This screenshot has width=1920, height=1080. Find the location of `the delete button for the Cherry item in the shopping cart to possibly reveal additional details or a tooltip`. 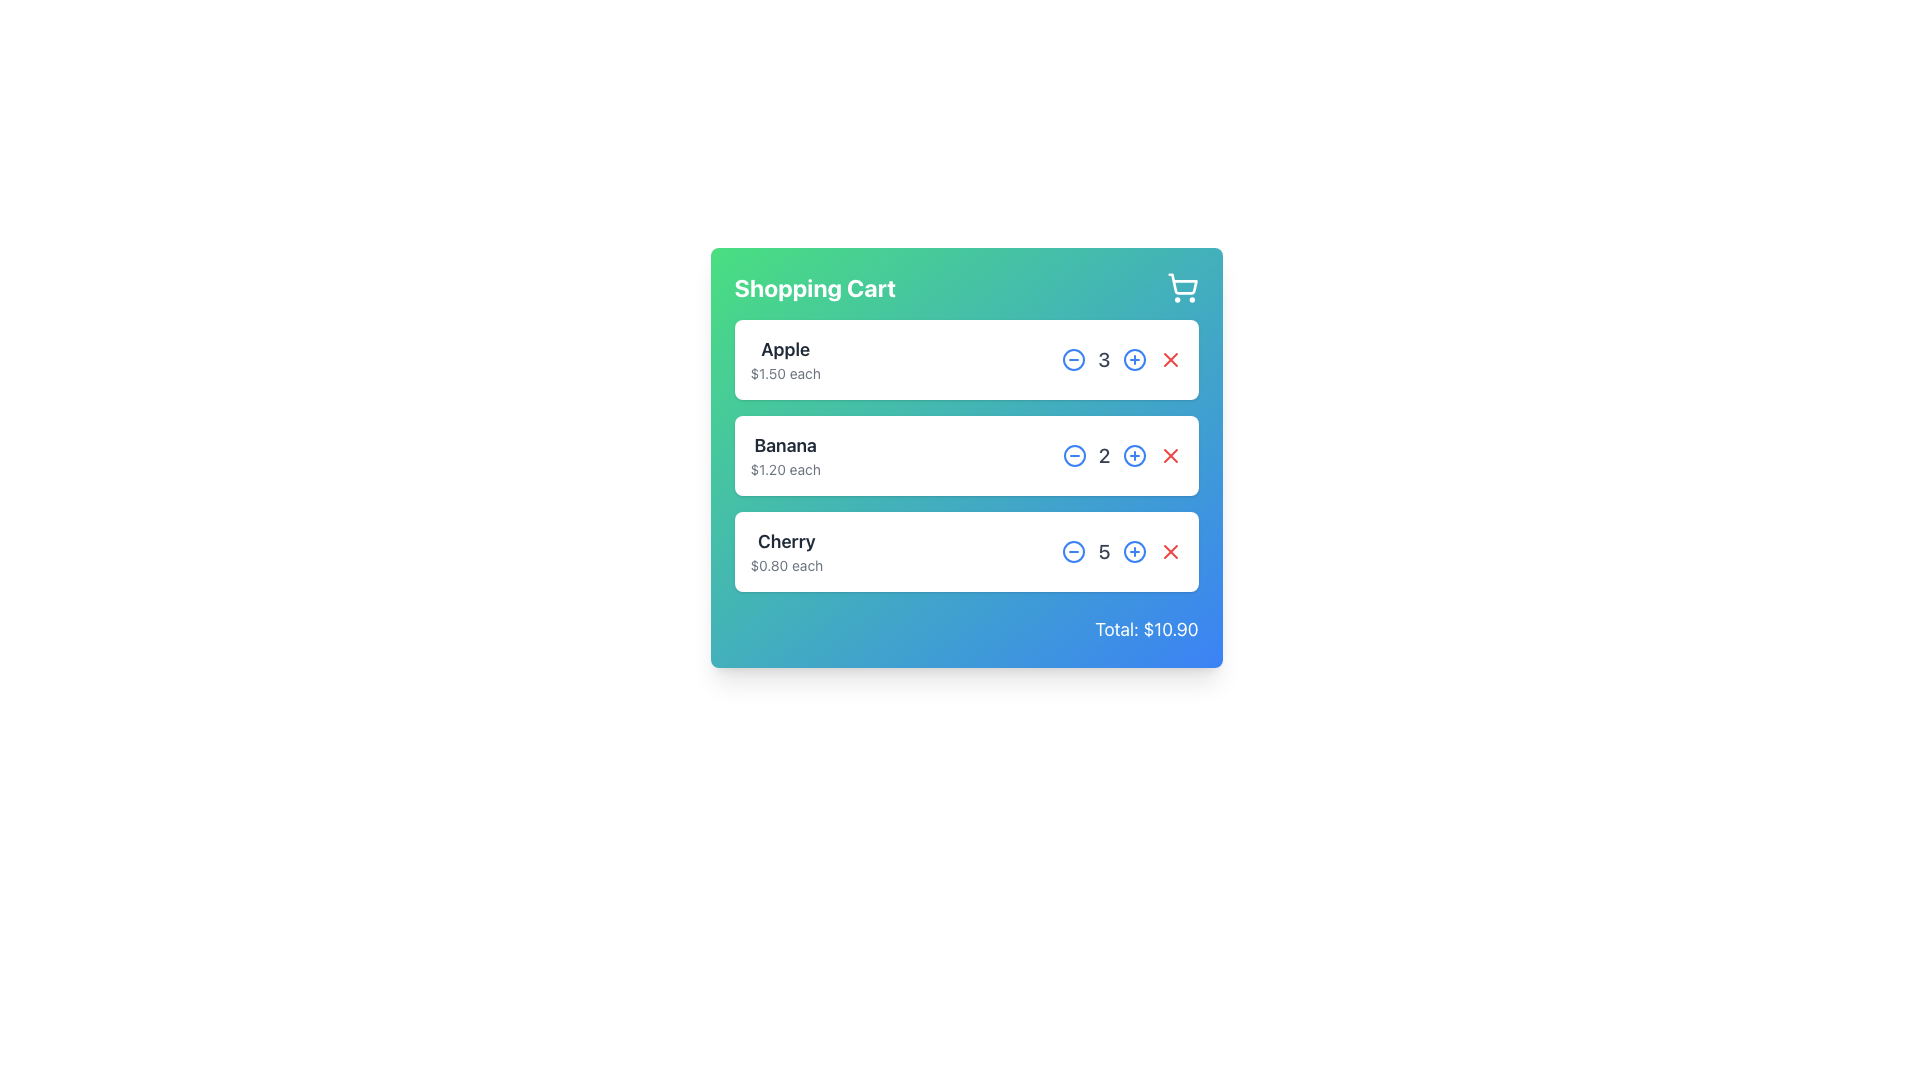

the delete button for the Cherry item in the shopping cart to possibly reveal additional details or a tooltip is located at coordinates (1170, 551).